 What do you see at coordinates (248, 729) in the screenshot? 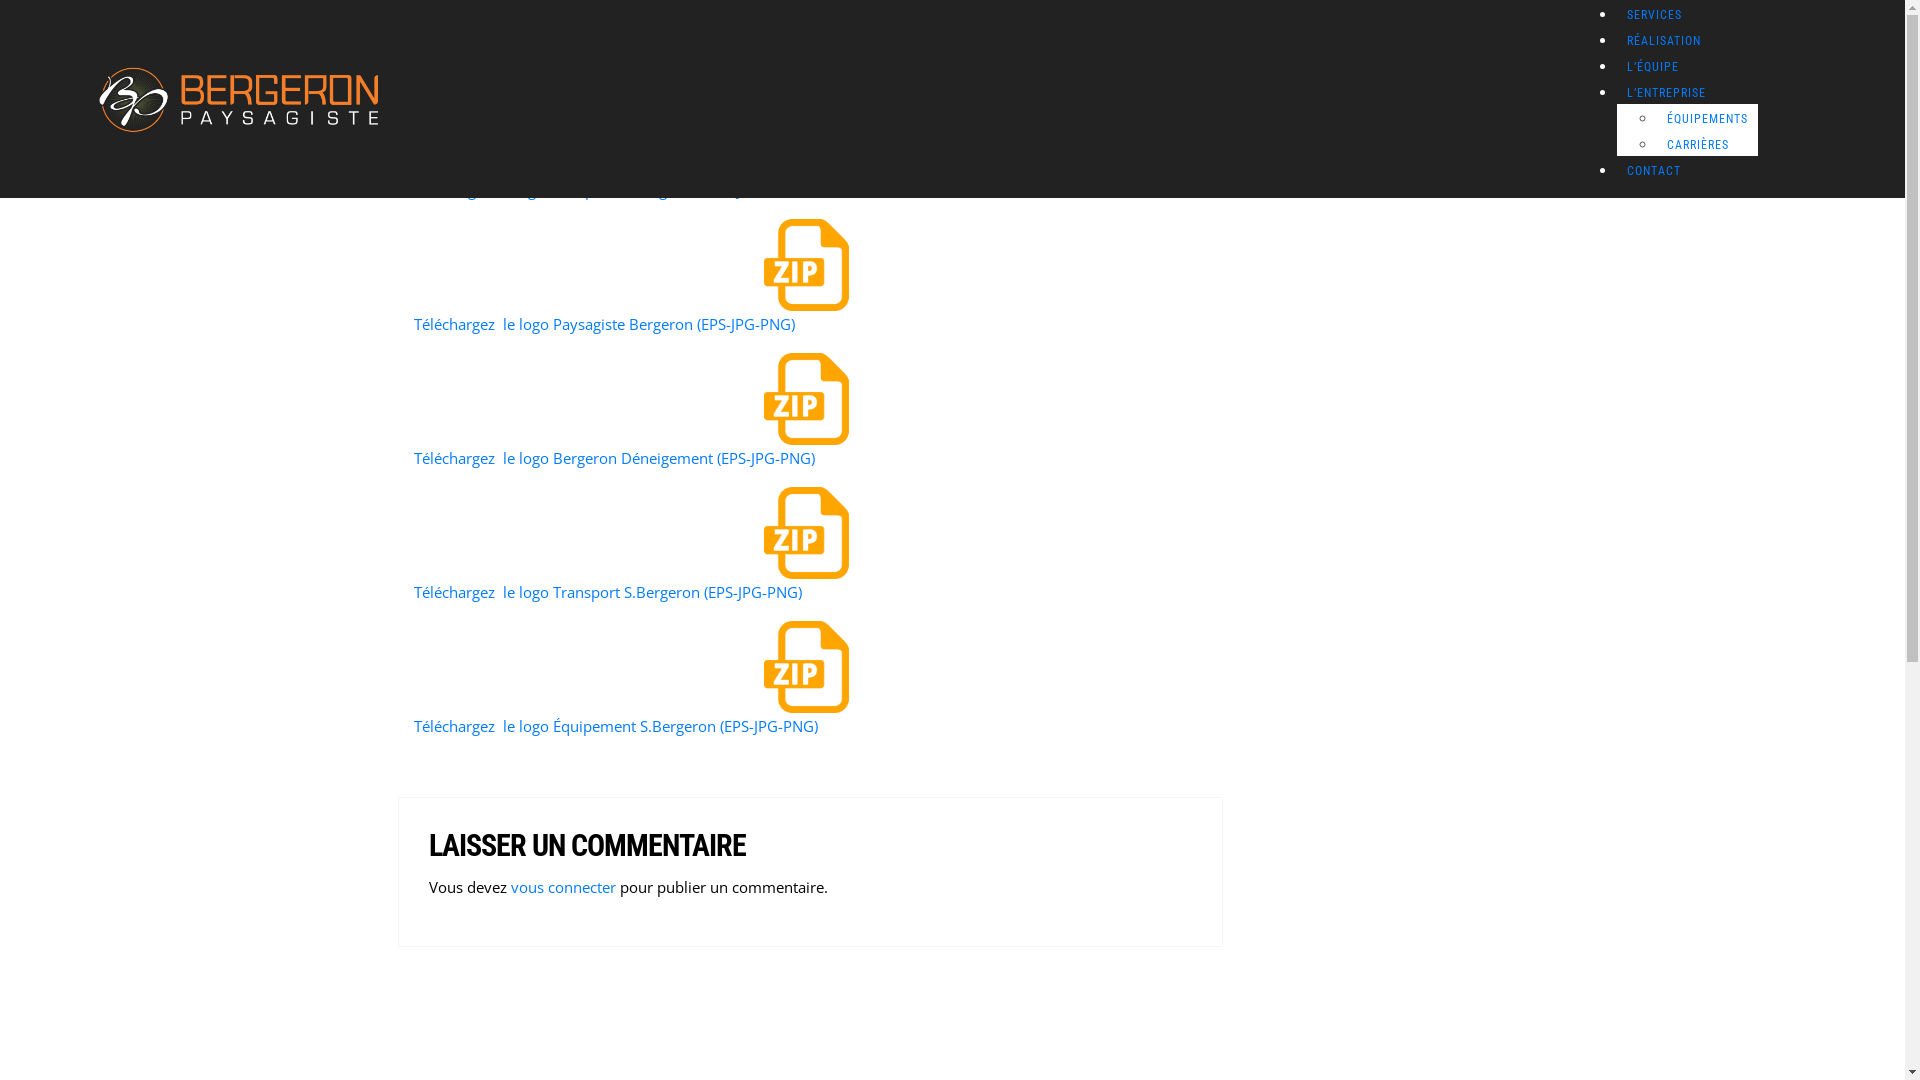
I see `'Se connecter'` at bounding box center [248, 729].